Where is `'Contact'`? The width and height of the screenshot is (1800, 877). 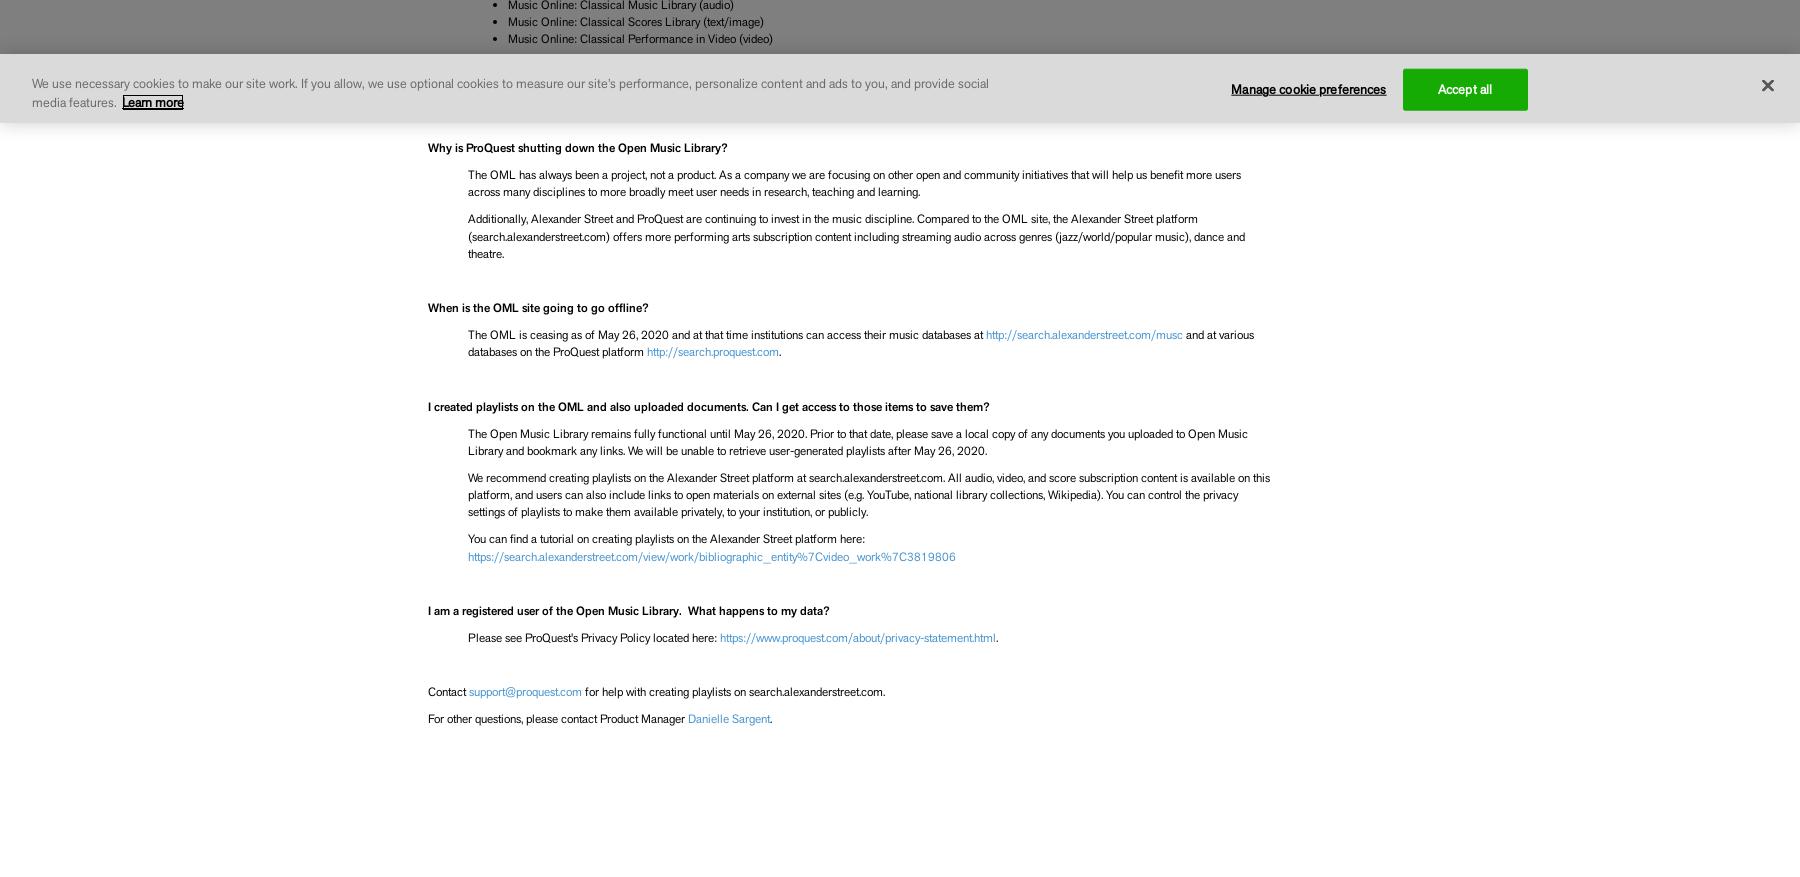 'Contact' is located at coordinates (447, 691).